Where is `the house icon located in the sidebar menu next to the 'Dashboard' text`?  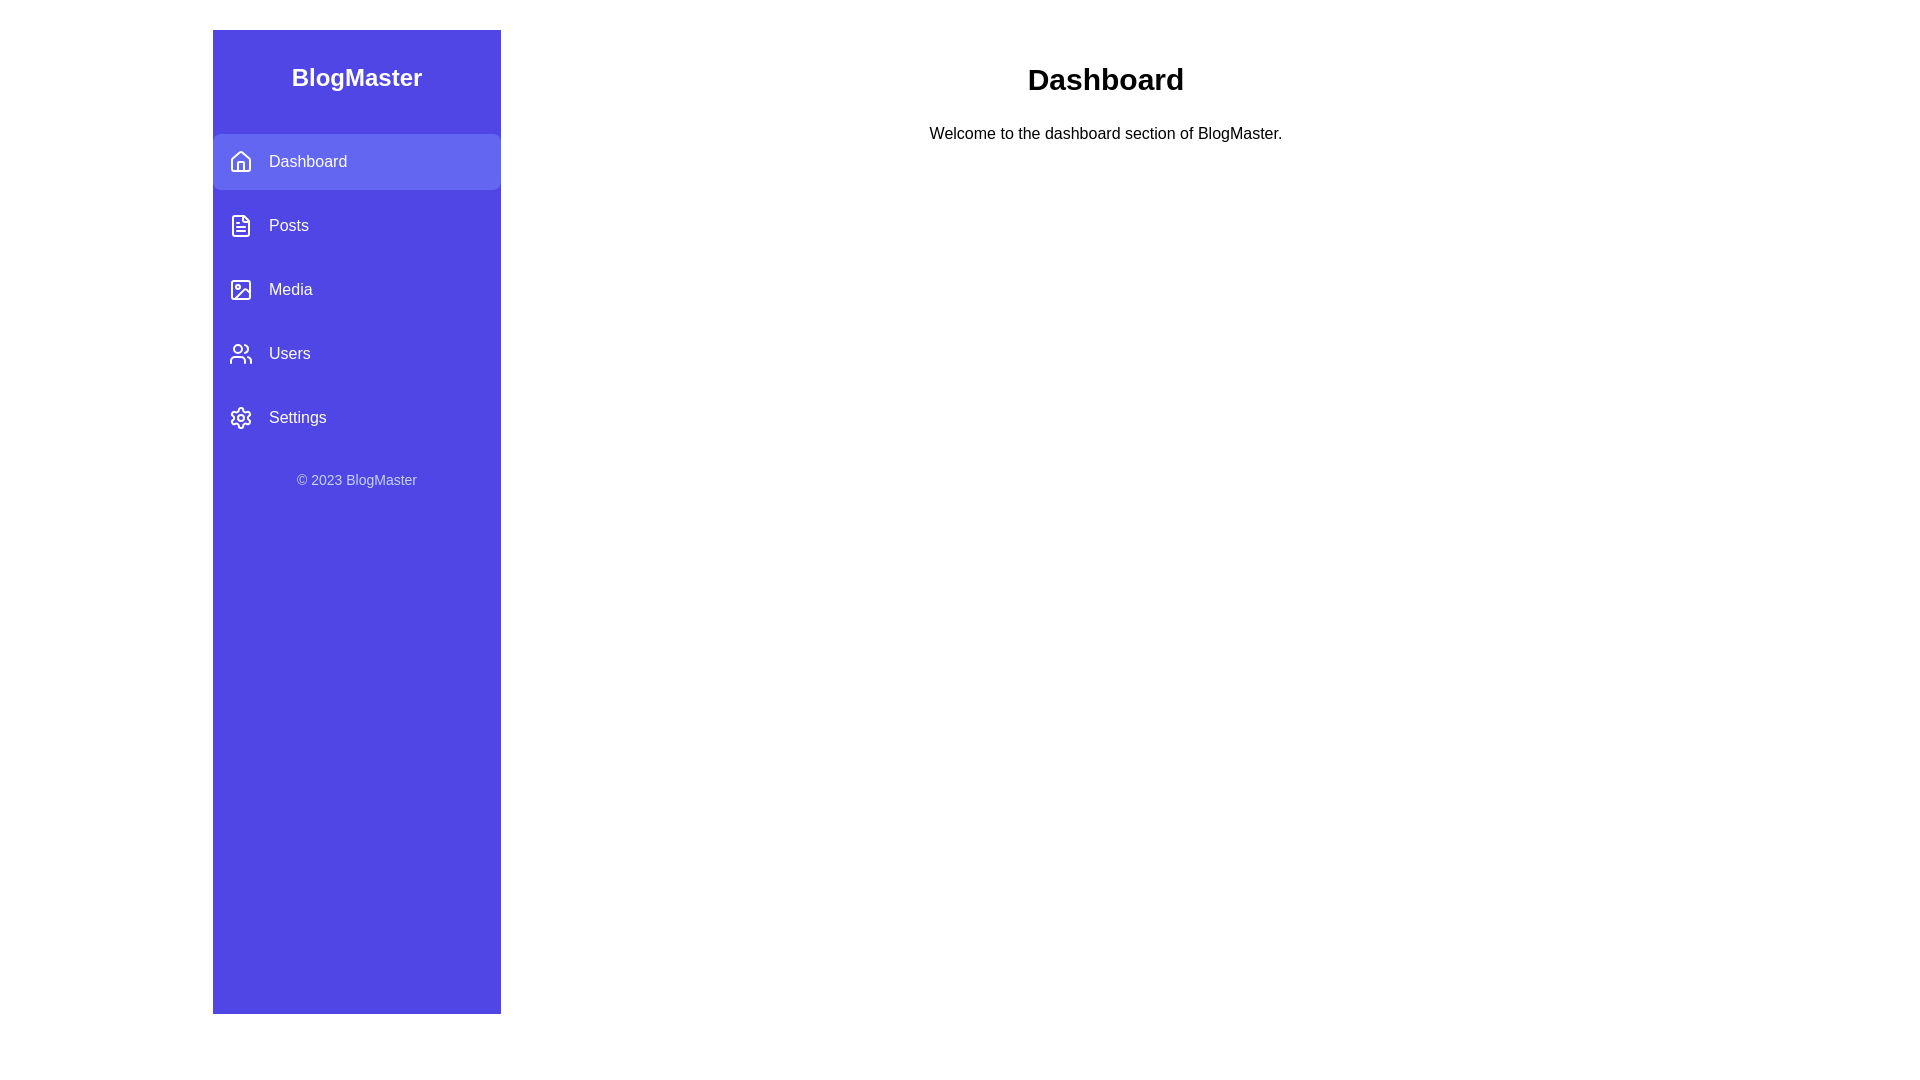
the house icon located in the sidebar menu next to the 'Dashboard' text is located at coordinates (240, 160).